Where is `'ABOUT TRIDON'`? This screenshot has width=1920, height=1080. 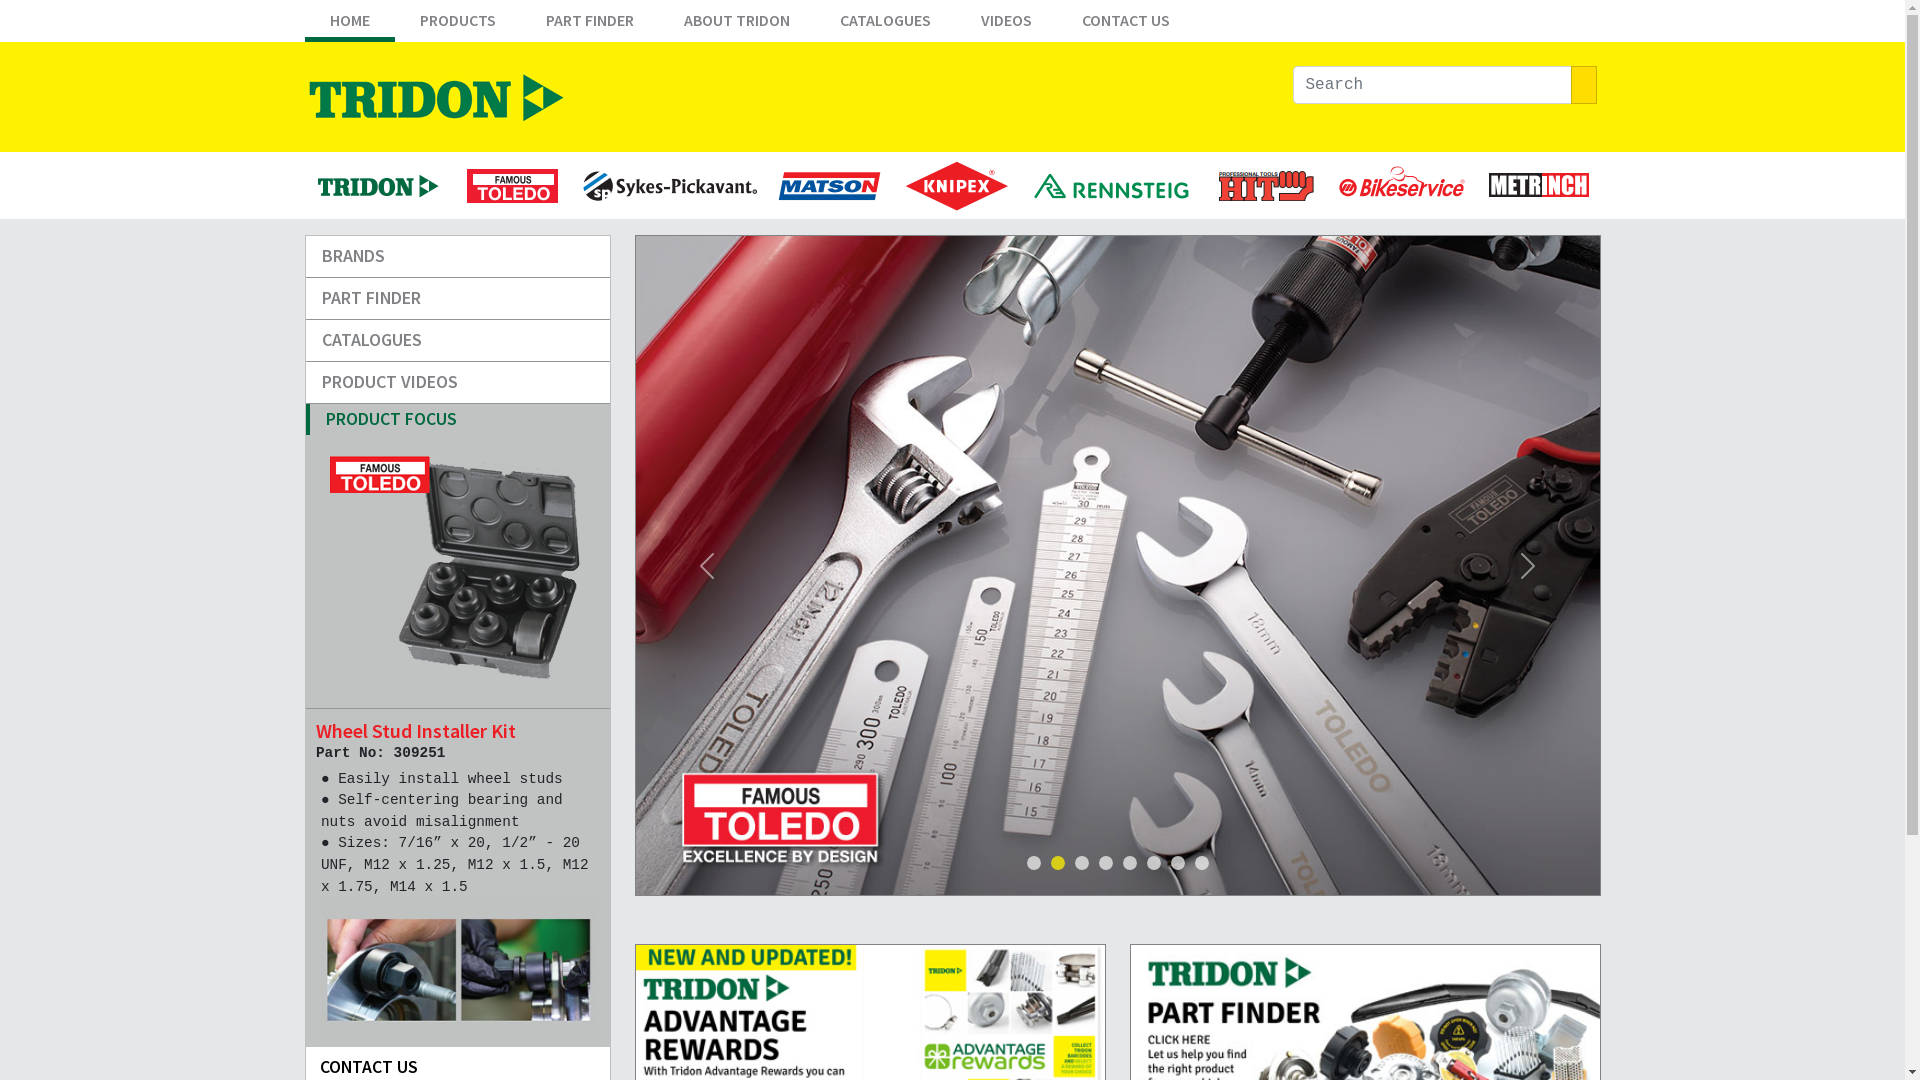 'ABOUT TRIDON' is located at coordinates (734, 24).